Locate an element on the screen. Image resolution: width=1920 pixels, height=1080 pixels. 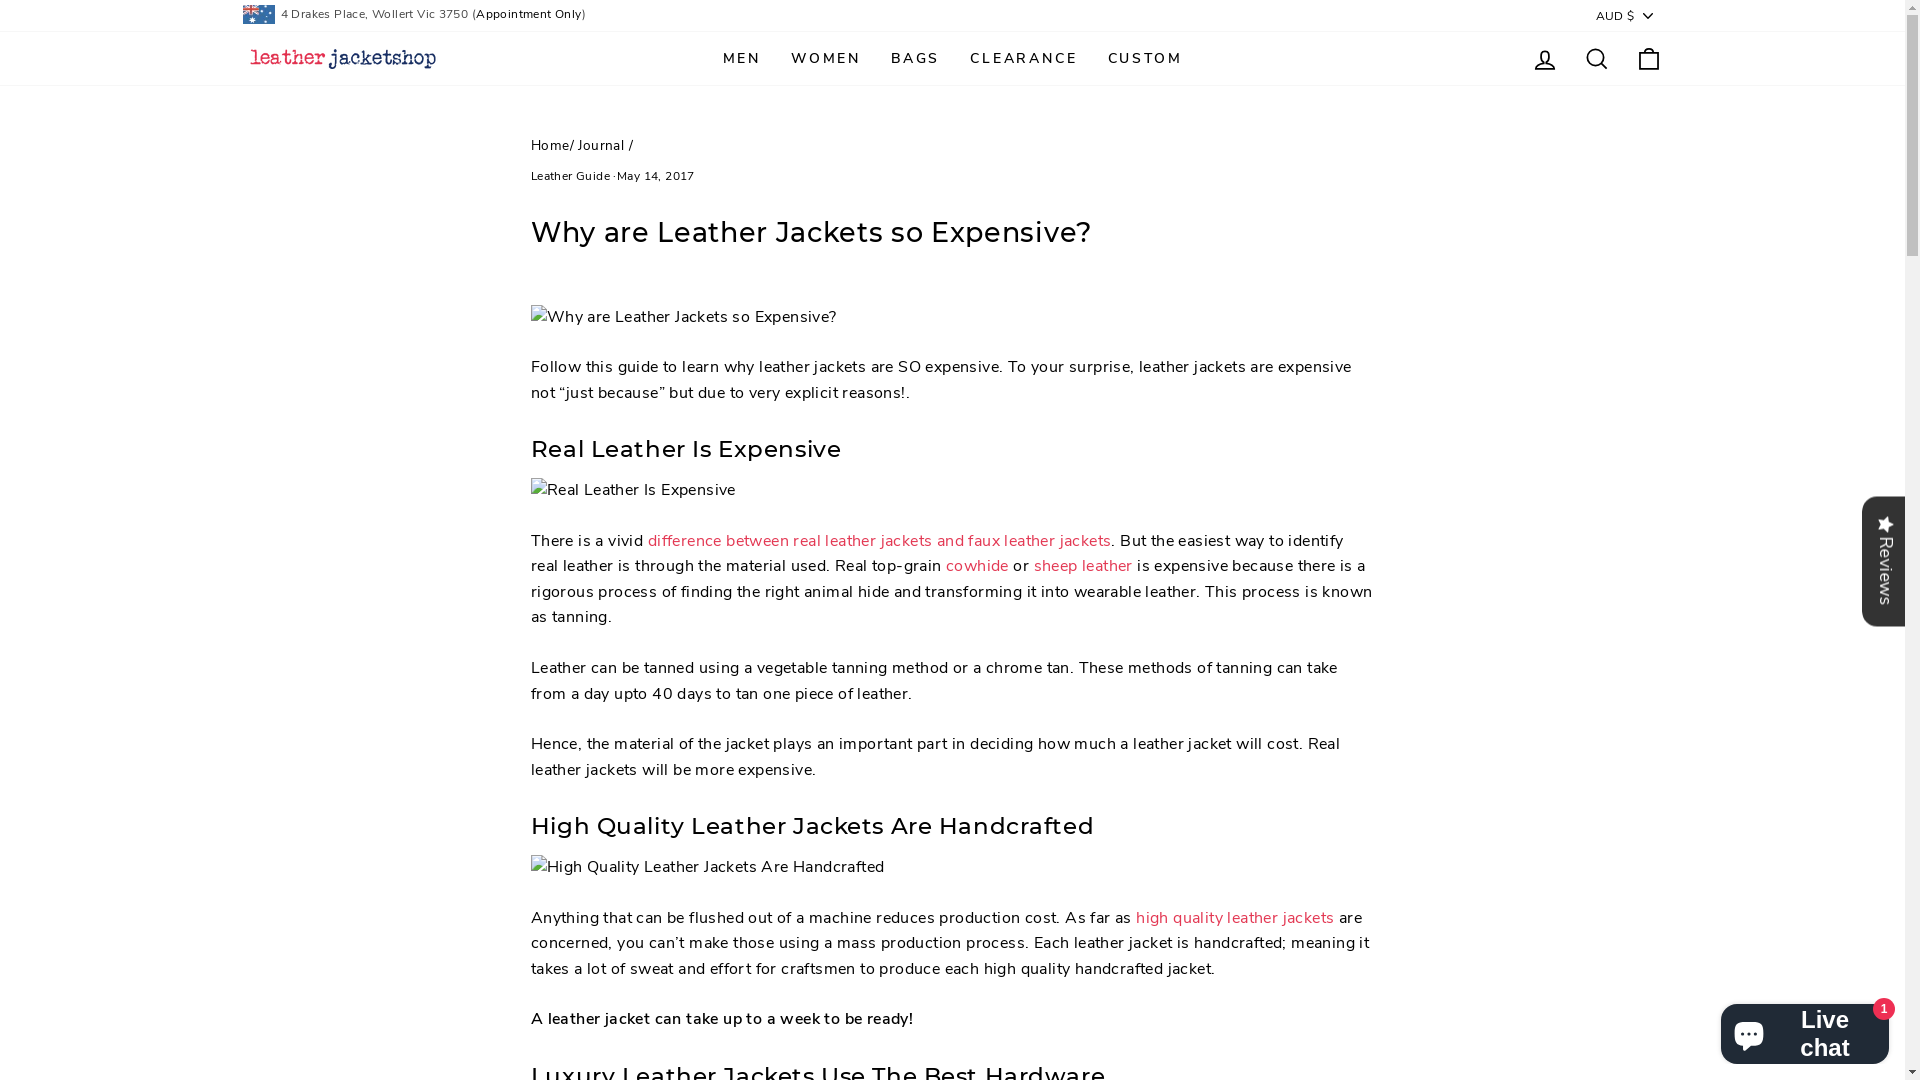
'AUD $' is located at coordinates (1626, 15).